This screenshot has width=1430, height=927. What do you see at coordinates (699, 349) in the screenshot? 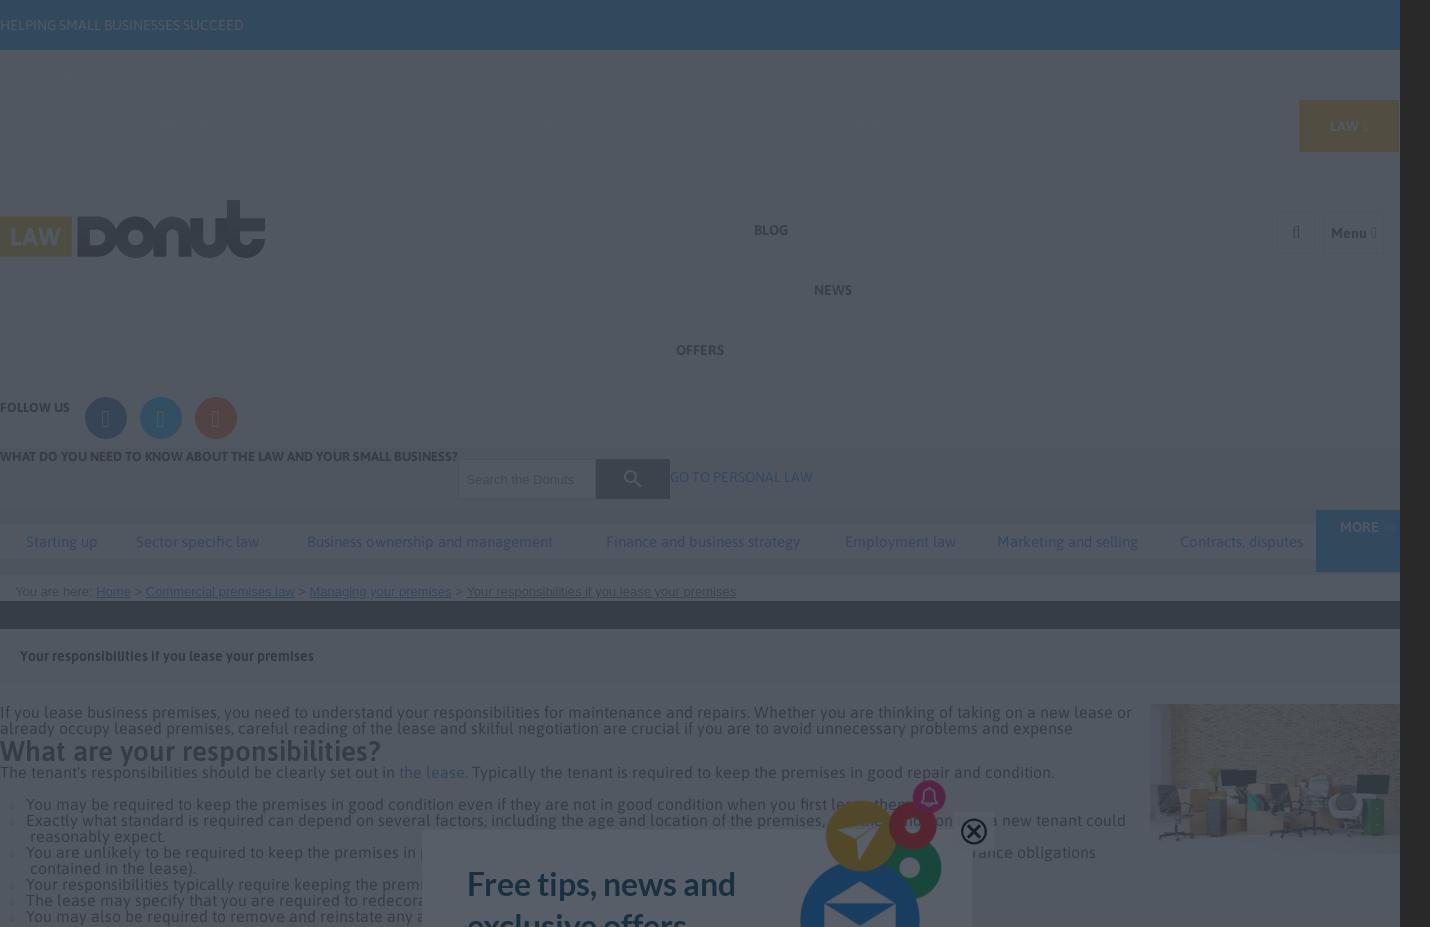
I see `'Offers'` at bounding box center [699, 349].